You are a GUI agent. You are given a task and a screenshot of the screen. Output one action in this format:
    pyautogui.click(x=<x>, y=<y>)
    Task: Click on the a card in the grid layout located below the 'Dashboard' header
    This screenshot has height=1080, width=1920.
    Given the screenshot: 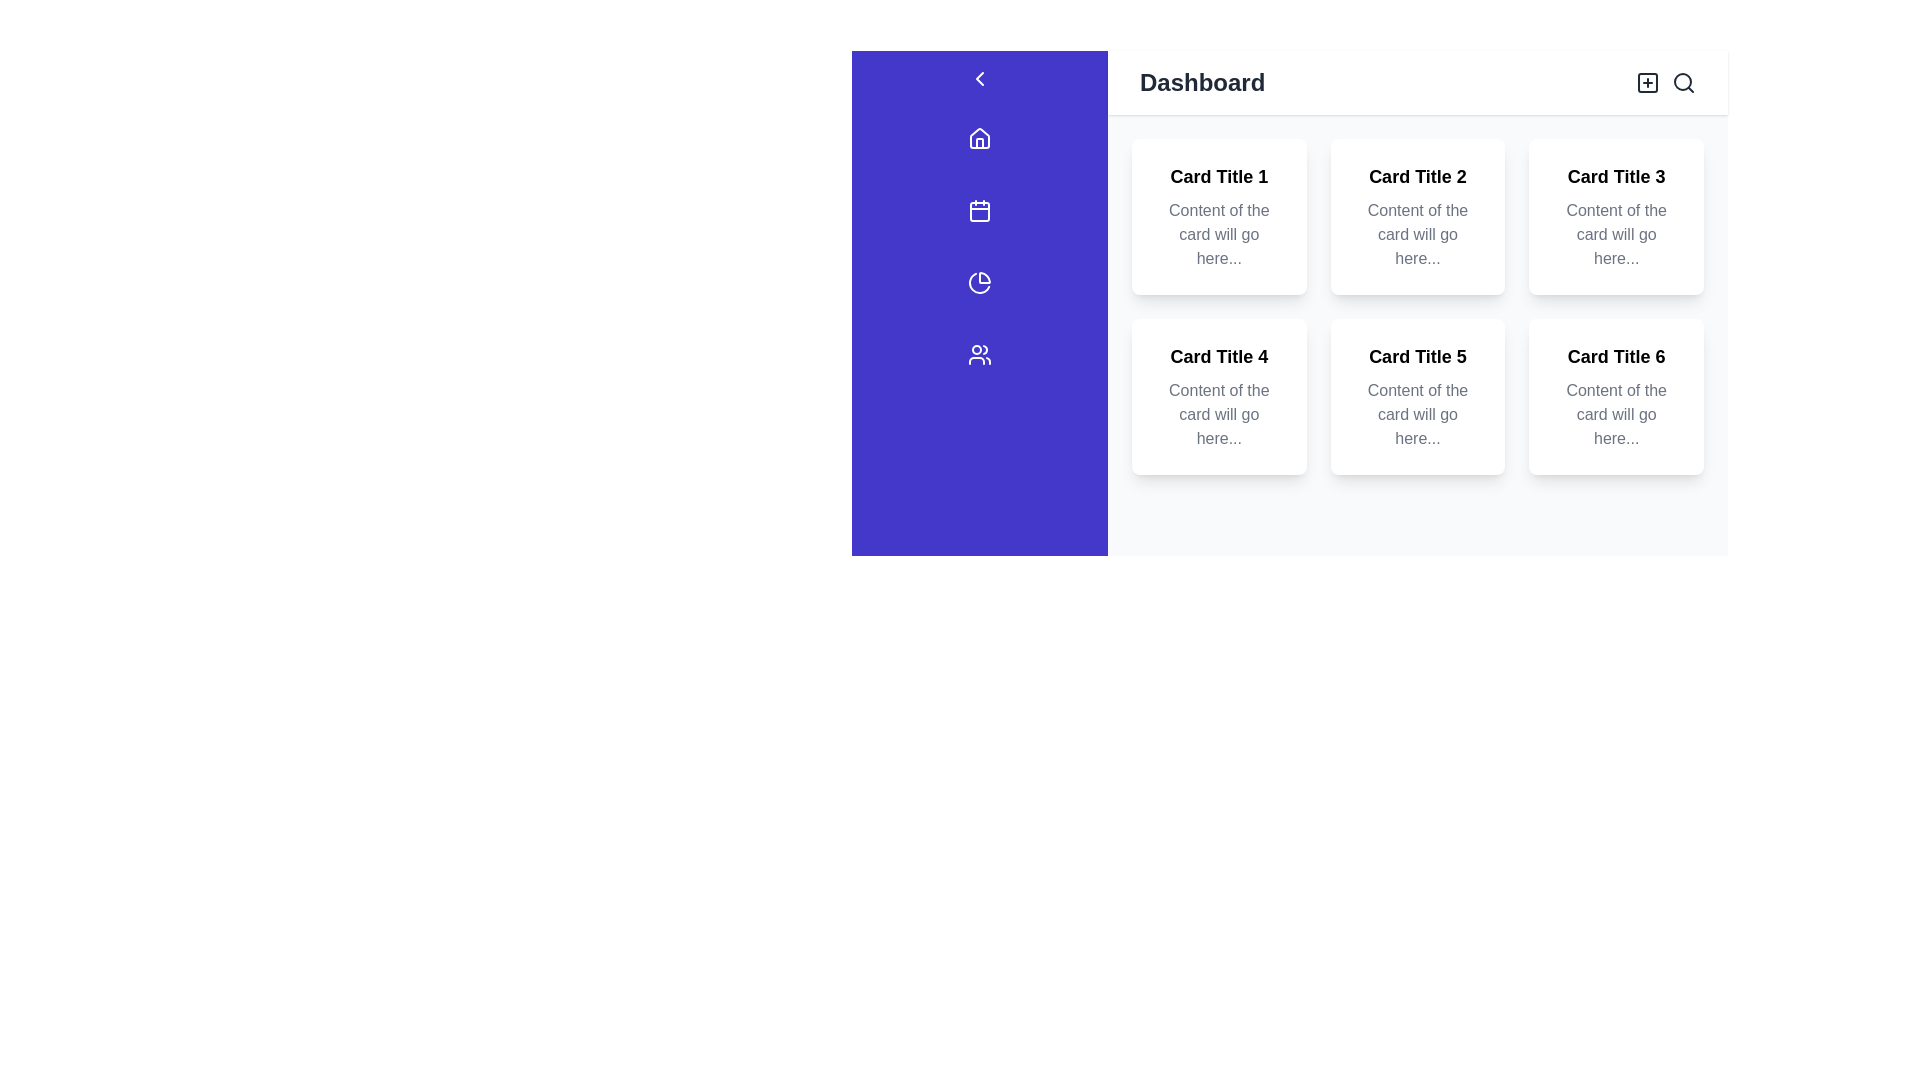 What is the action you would take?
    pyautogui.click(x=1416, y=307)
    